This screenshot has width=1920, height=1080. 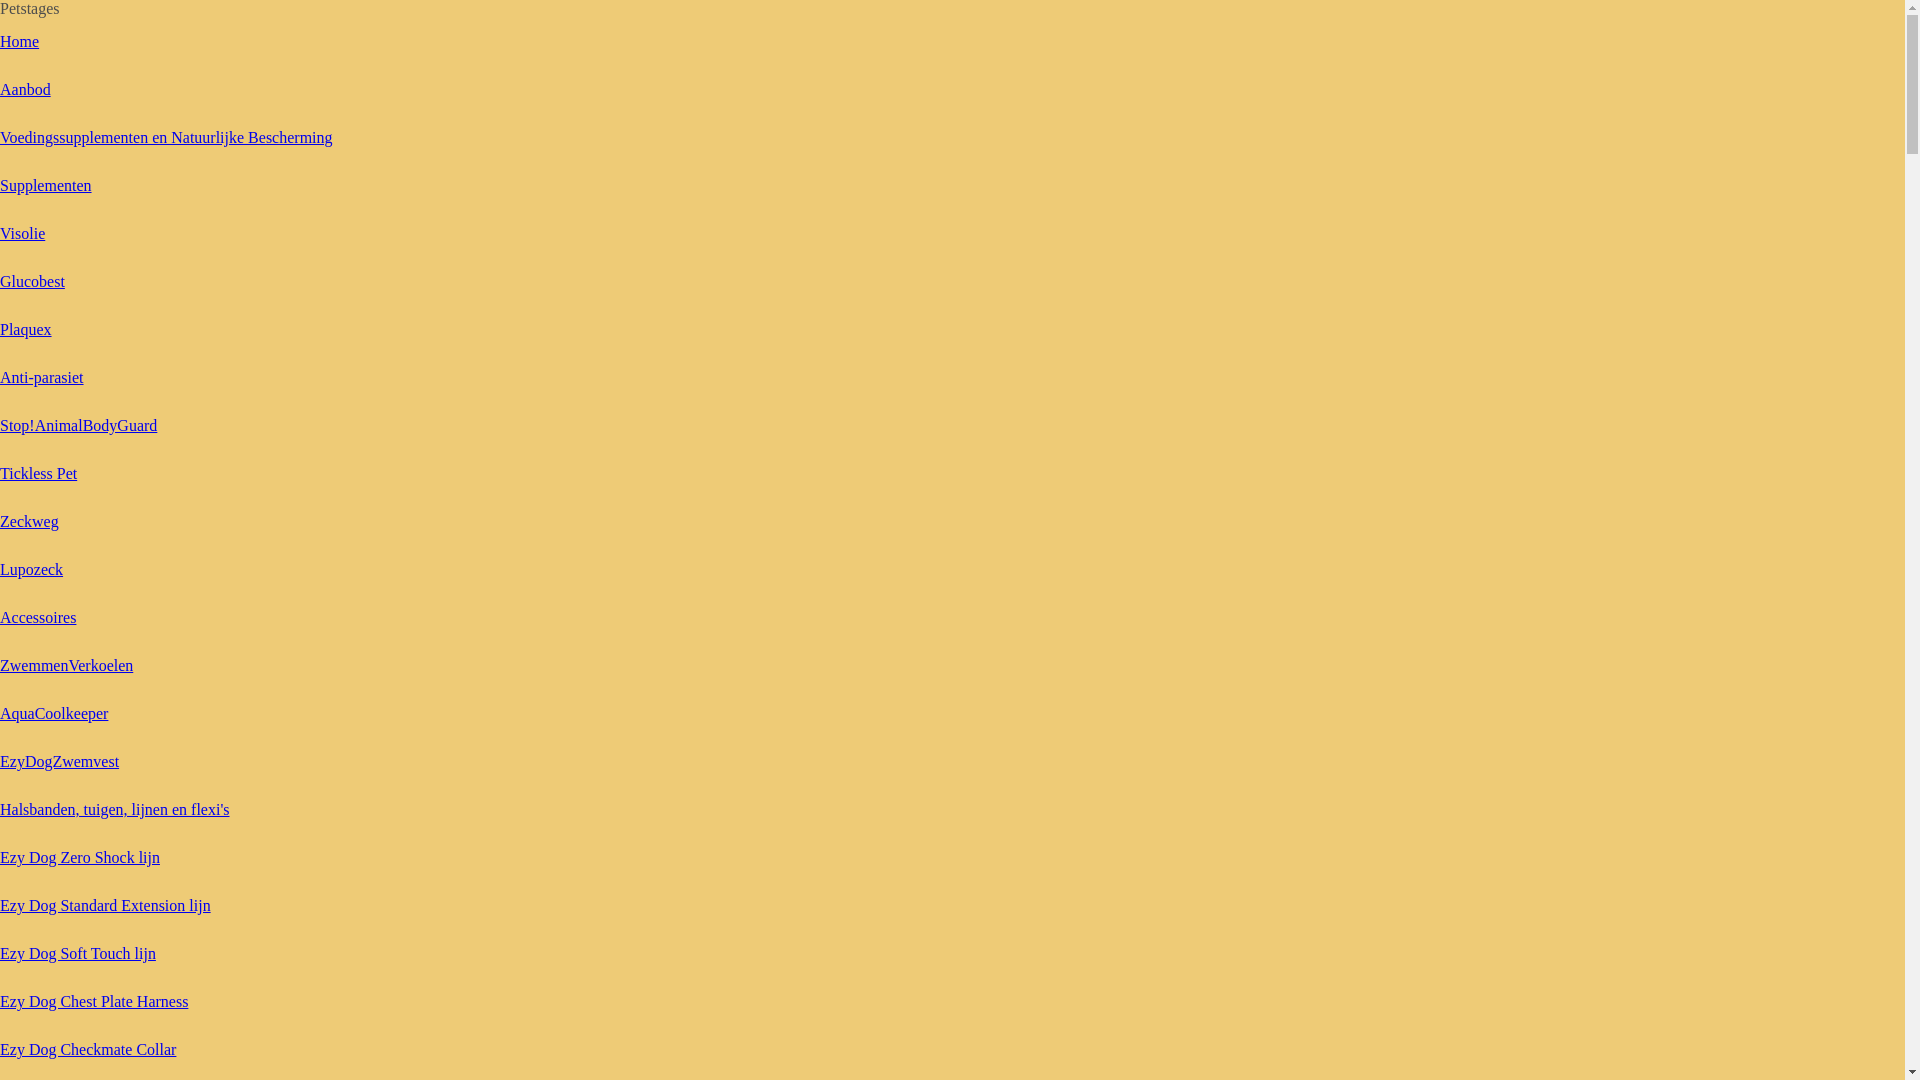 What do you see at coordinates (25, 88) in the screenshot?
I see `'Aanbod'` at bounding box center [25, 88].